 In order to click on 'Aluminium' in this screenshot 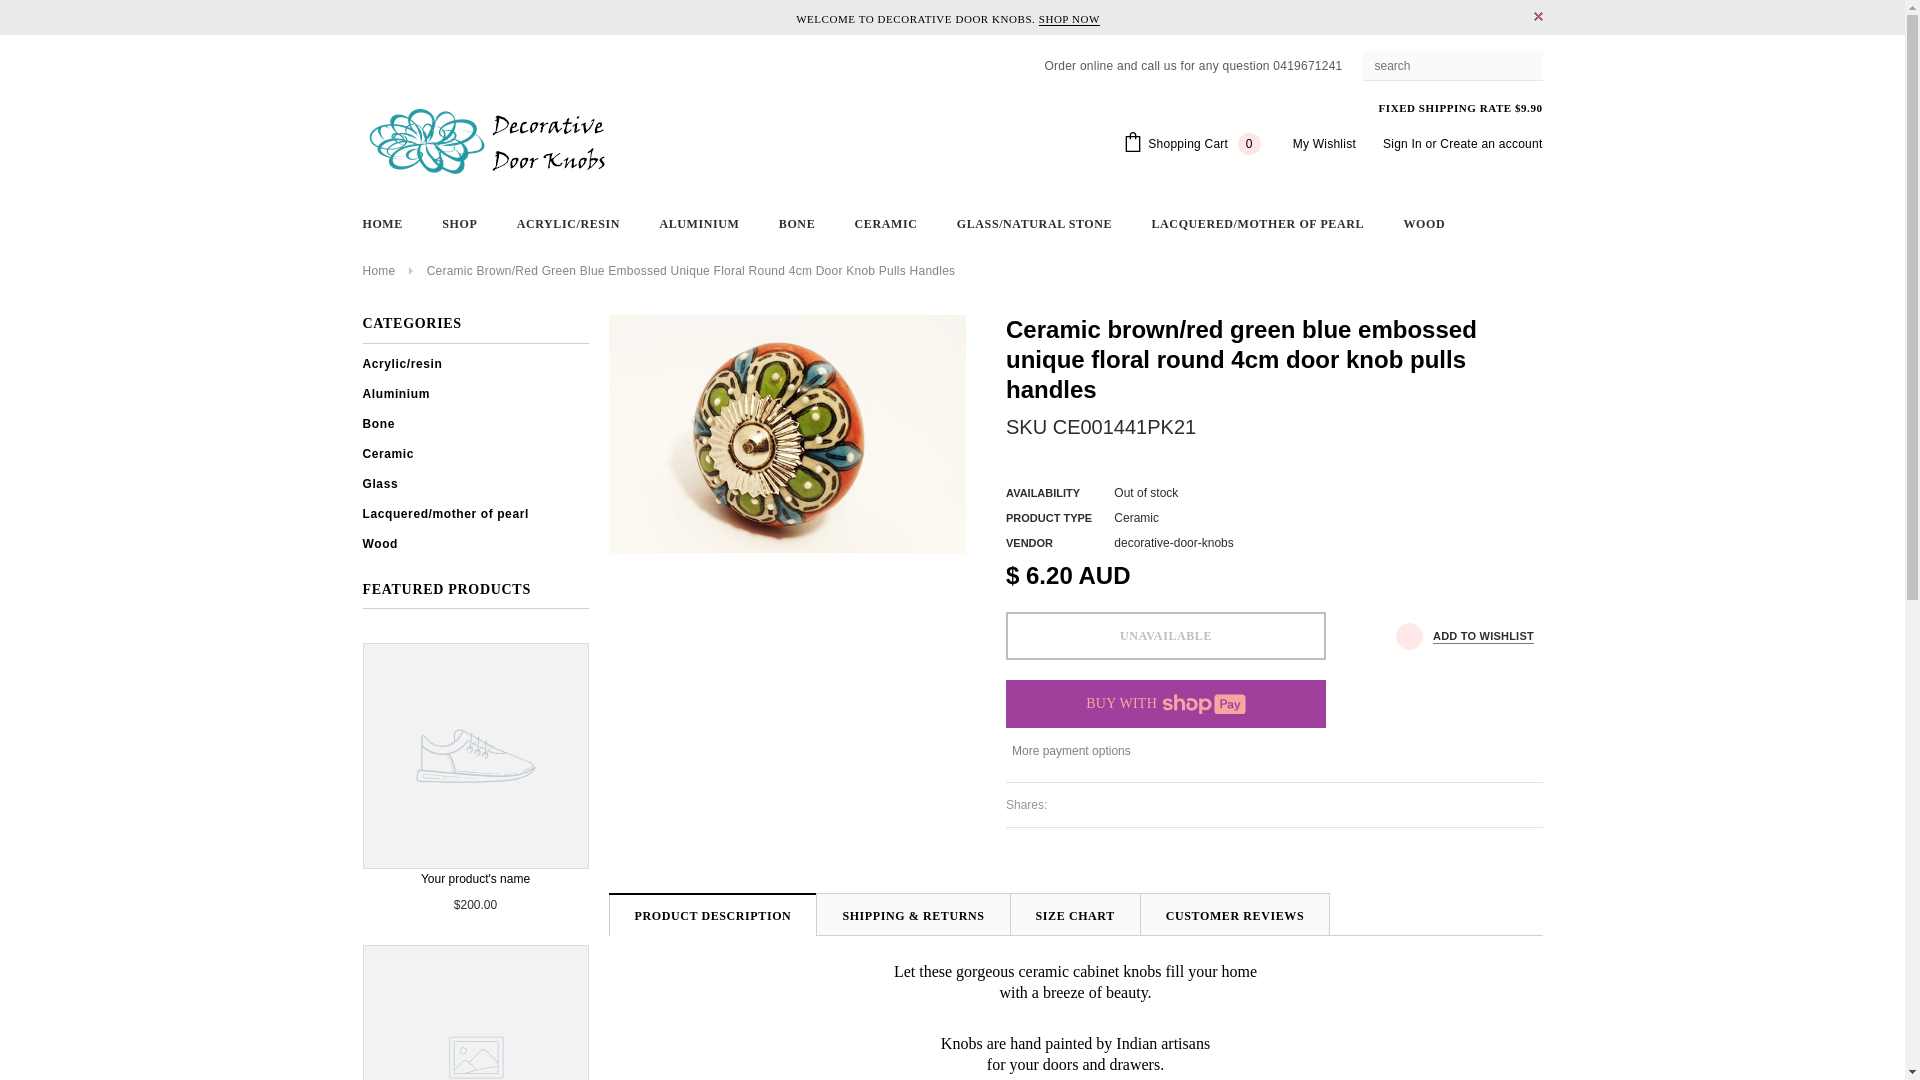, I will do `click(395, 393)`.